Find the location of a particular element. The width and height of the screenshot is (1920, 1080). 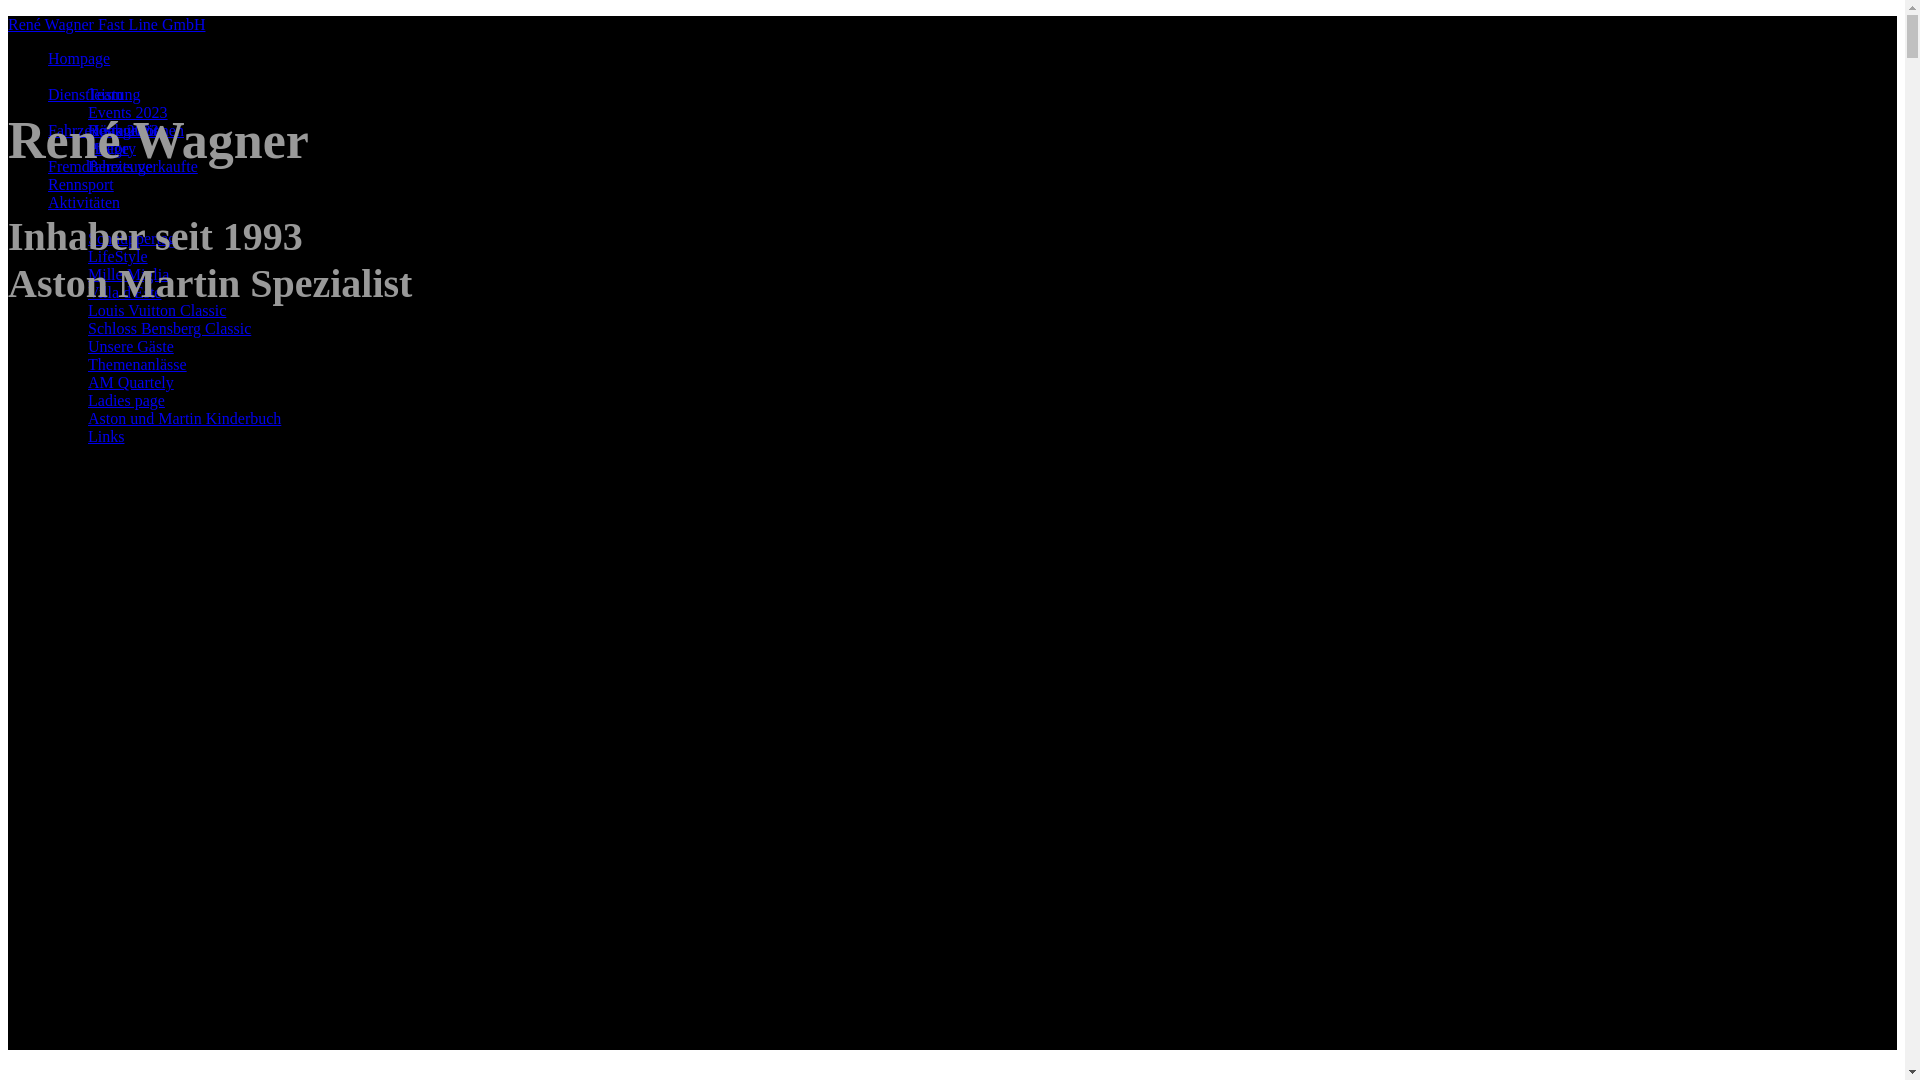

'Hompage' is located at coordinates (78, 57).